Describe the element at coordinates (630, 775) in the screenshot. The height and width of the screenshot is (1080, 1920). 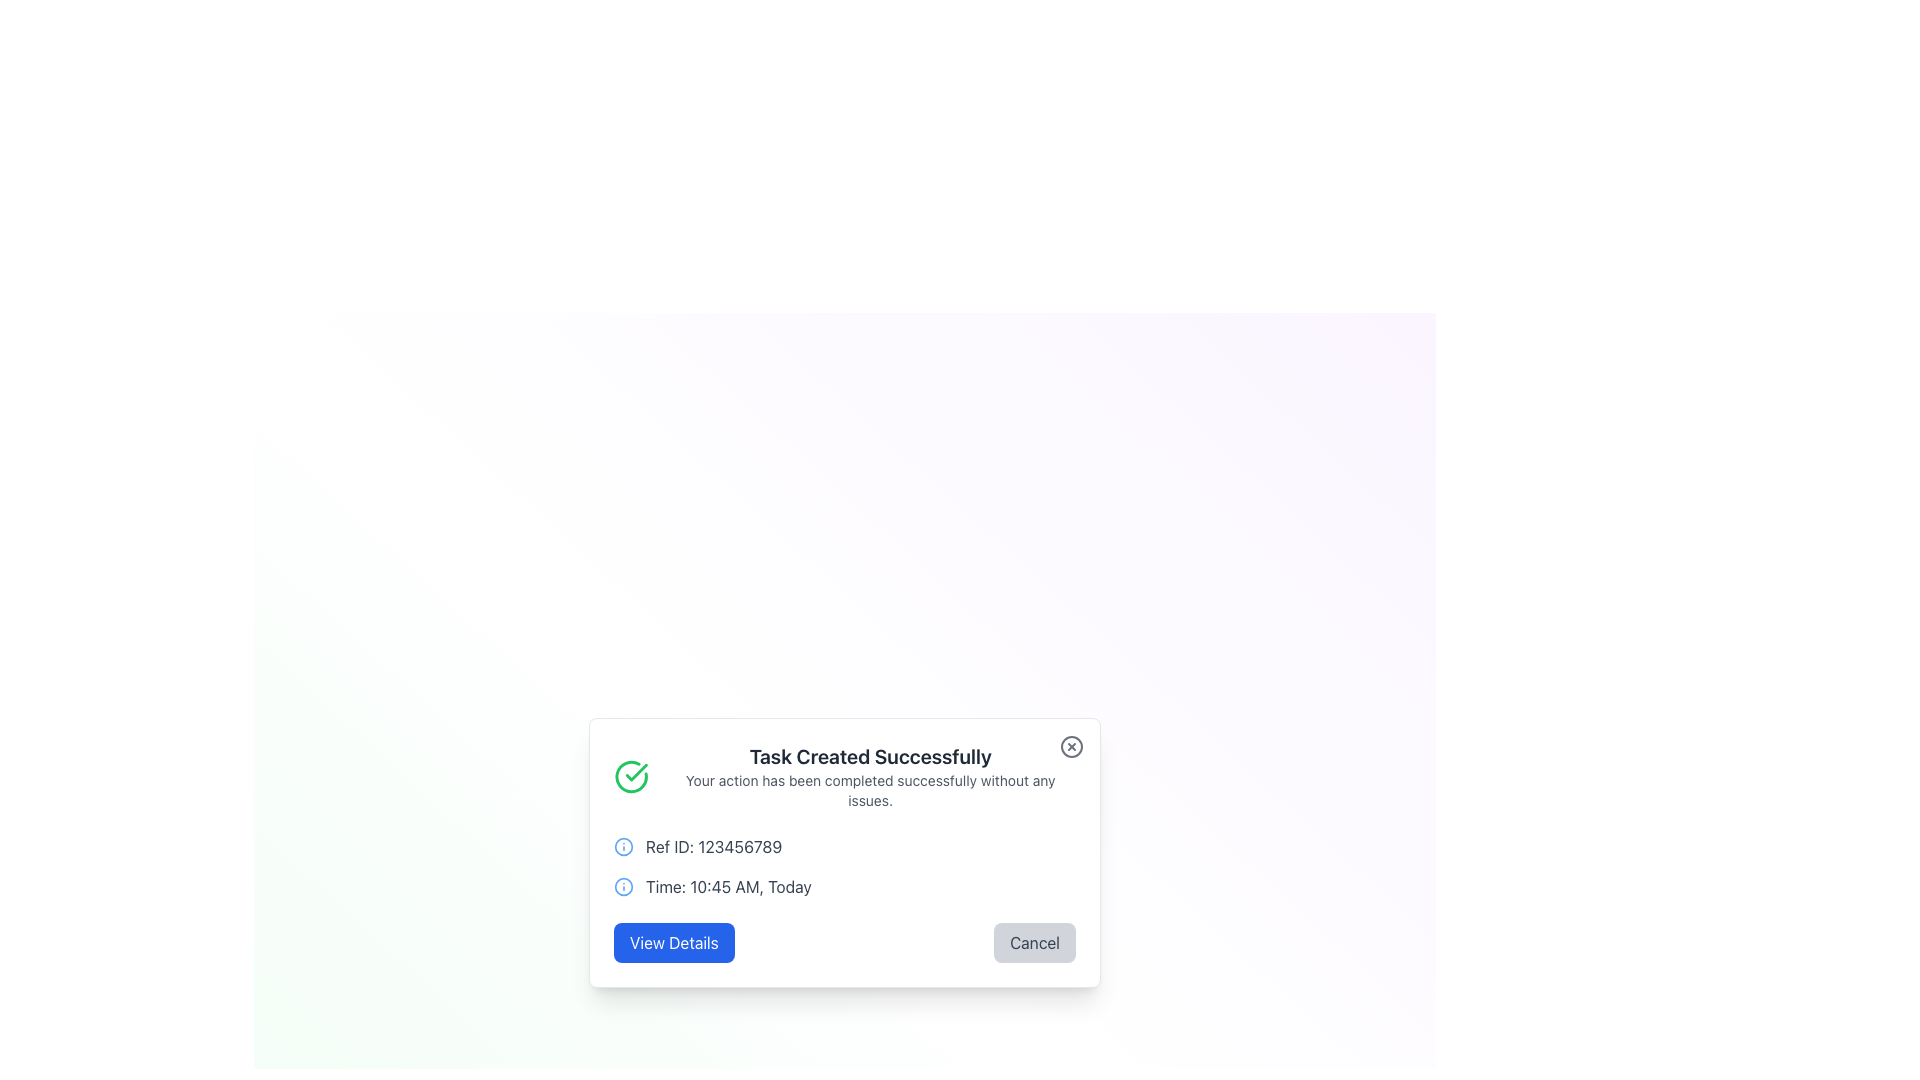
I see `the green circular icon with a checkmark indicating successful action, located in the header of the notification next to the text 'Task Created Successfully'` at that location.